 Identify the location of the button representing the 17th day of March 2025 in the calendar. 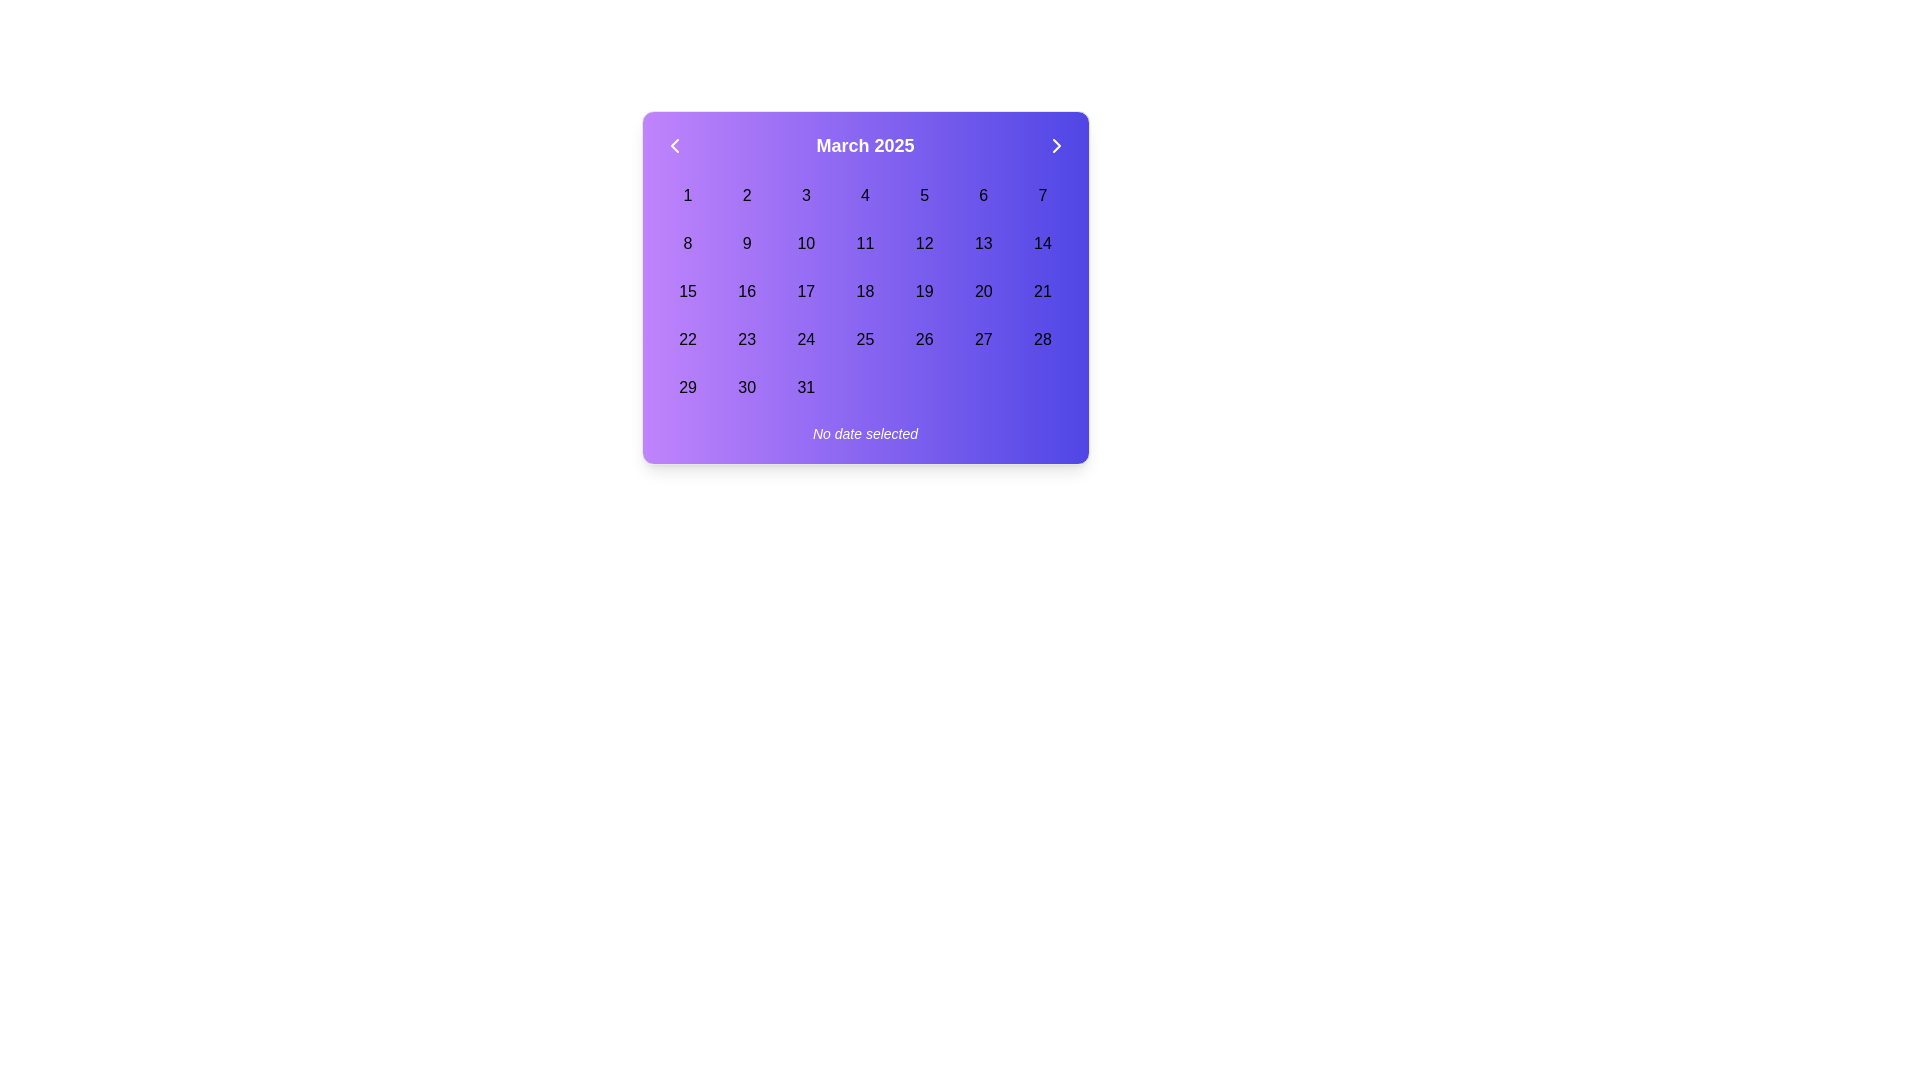
(806, 292).